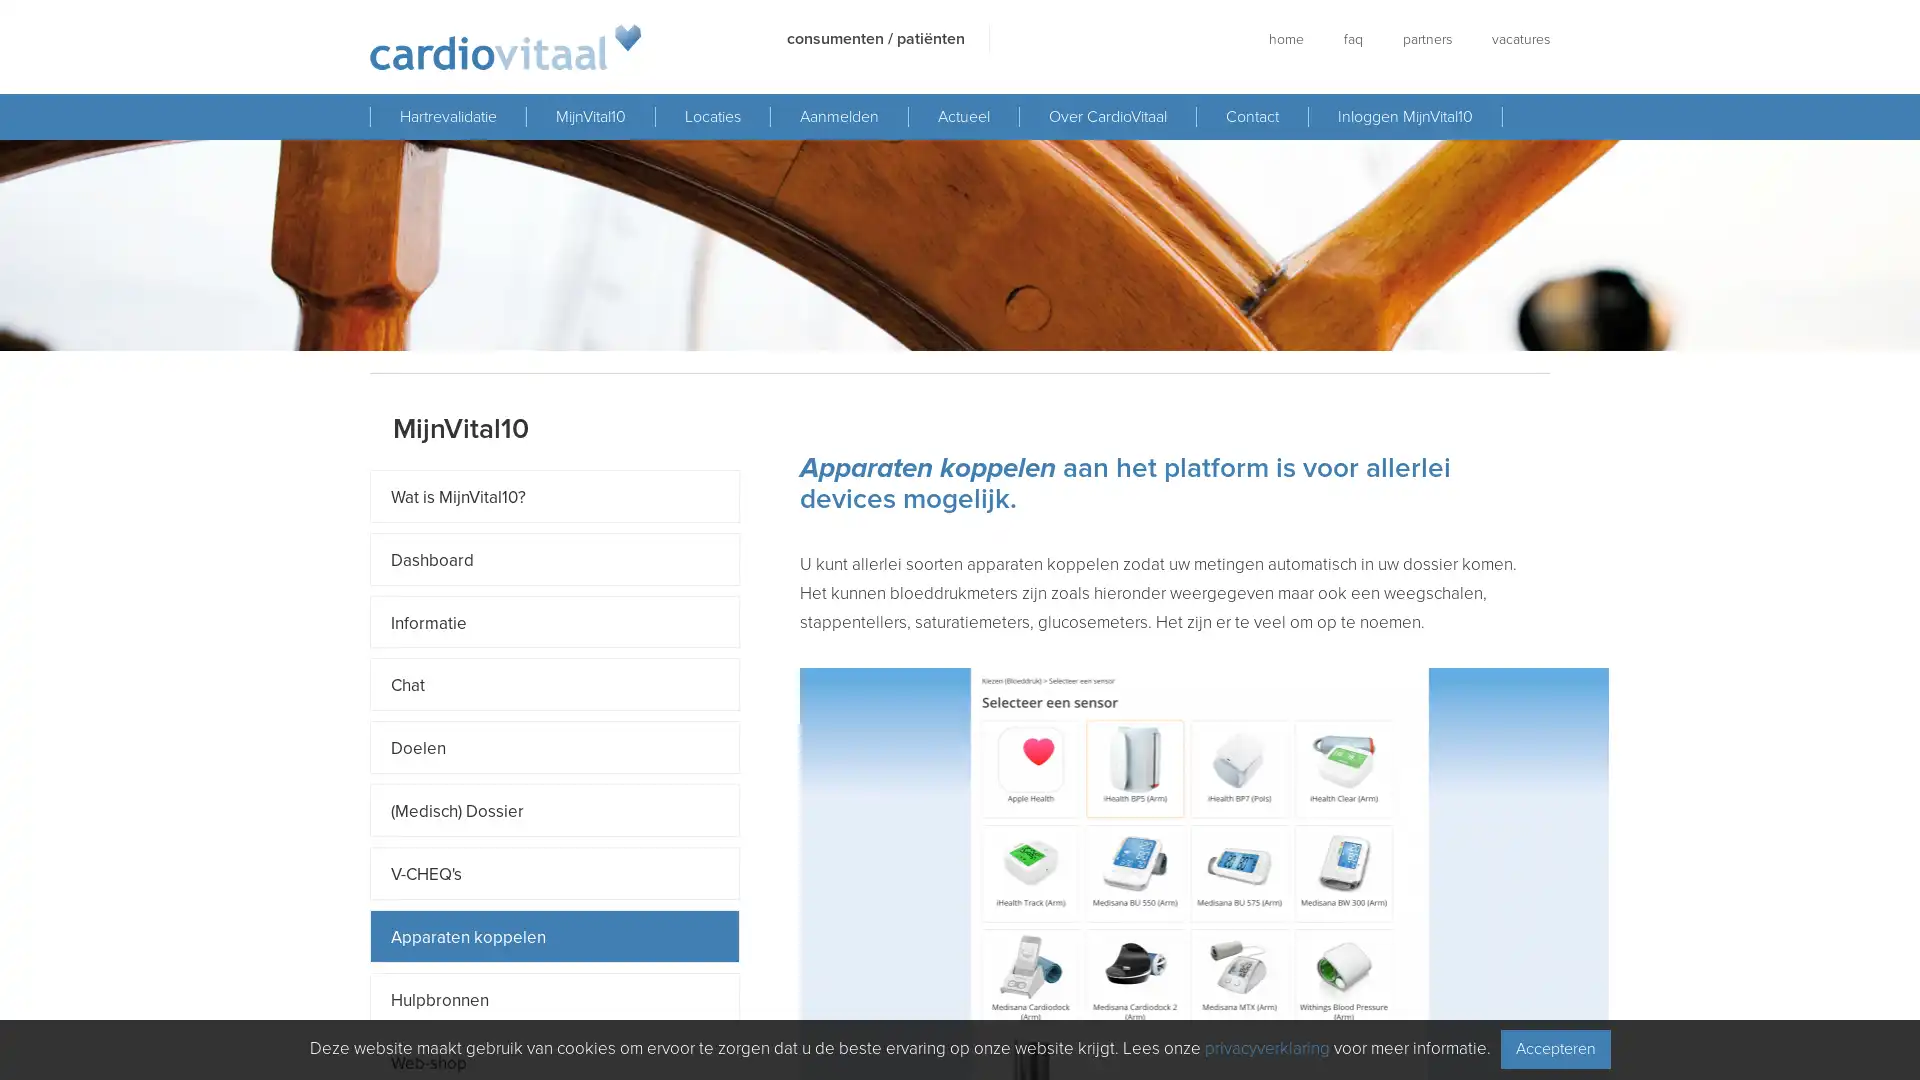 The height and width of the screenshot is (1080, 1920). Describe the element at coordinates (1554, 1048) in the screenshot. I see `Accepteren` at that location.